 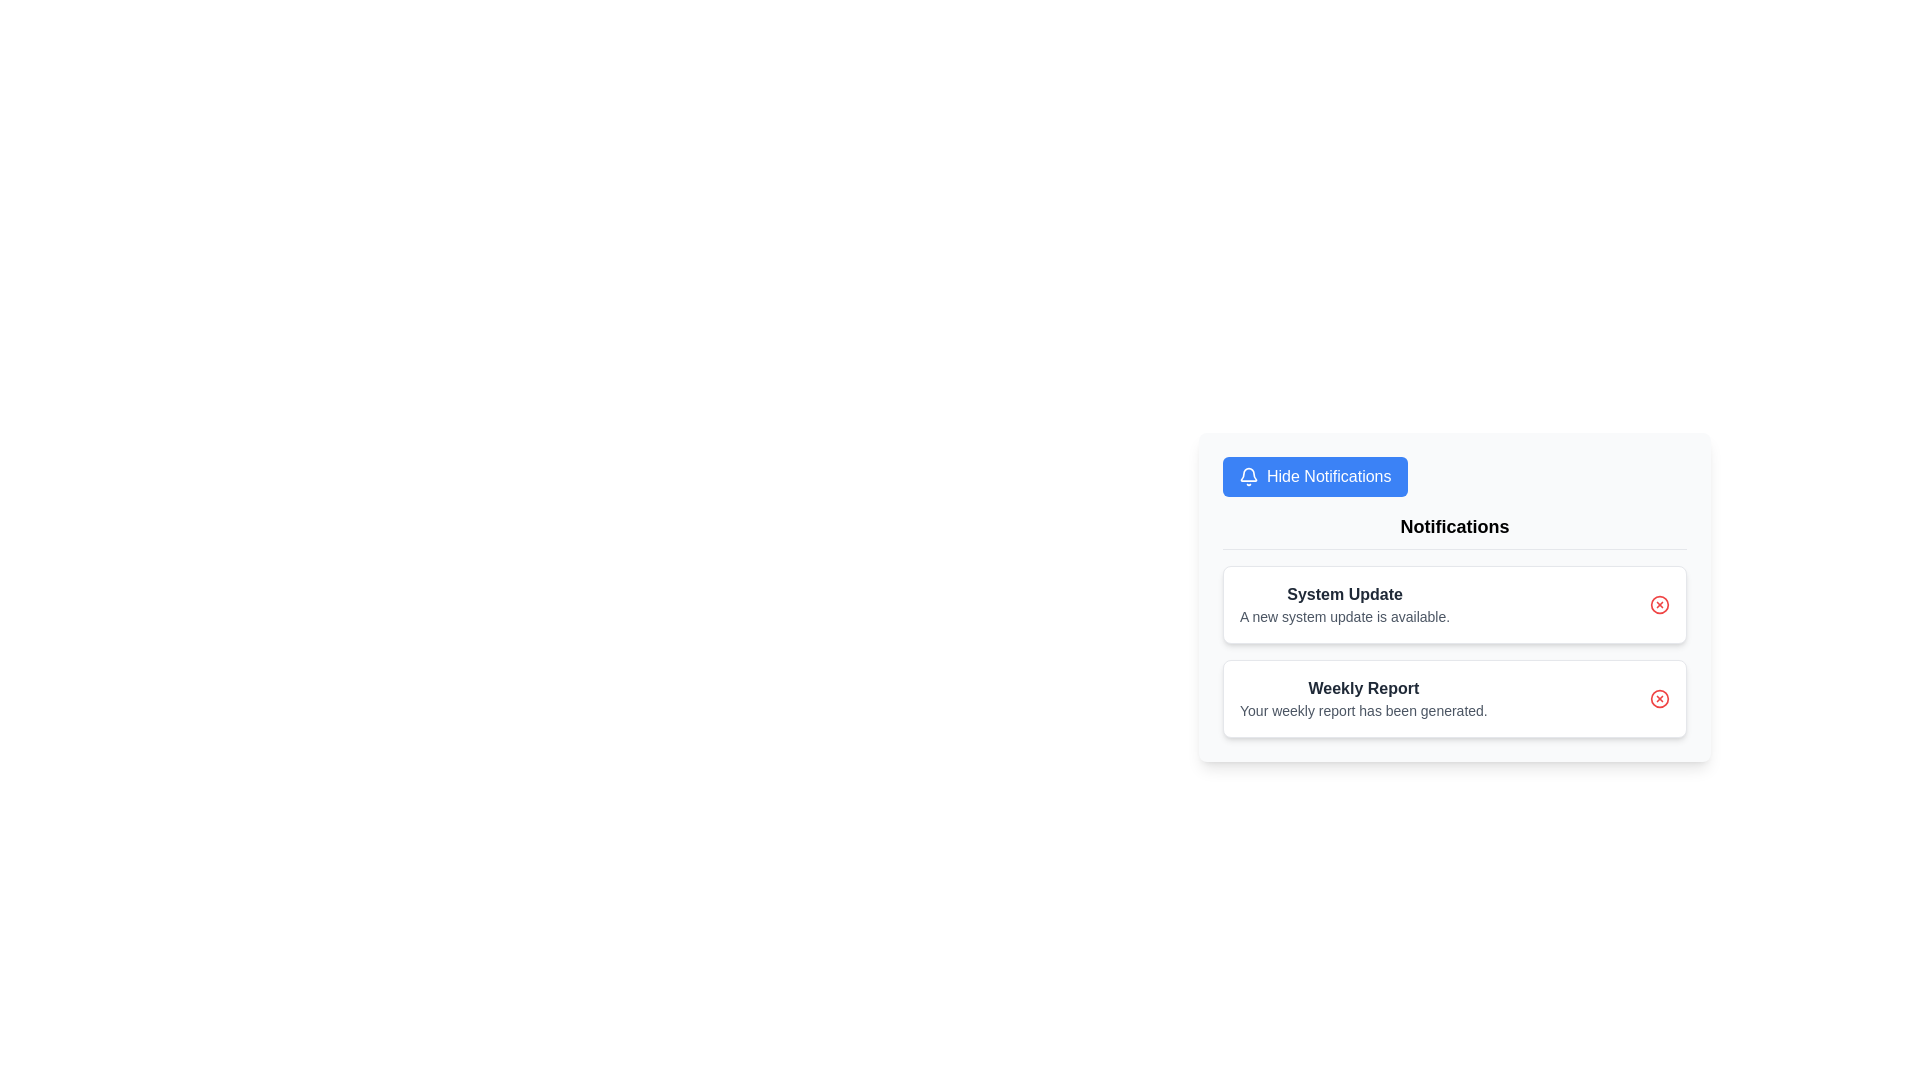 I want to click on the header text label displaying 'Notifications', which is styled with a large bold font and is positioned at the top-center of the notification section, so click(x=1454, y=530).